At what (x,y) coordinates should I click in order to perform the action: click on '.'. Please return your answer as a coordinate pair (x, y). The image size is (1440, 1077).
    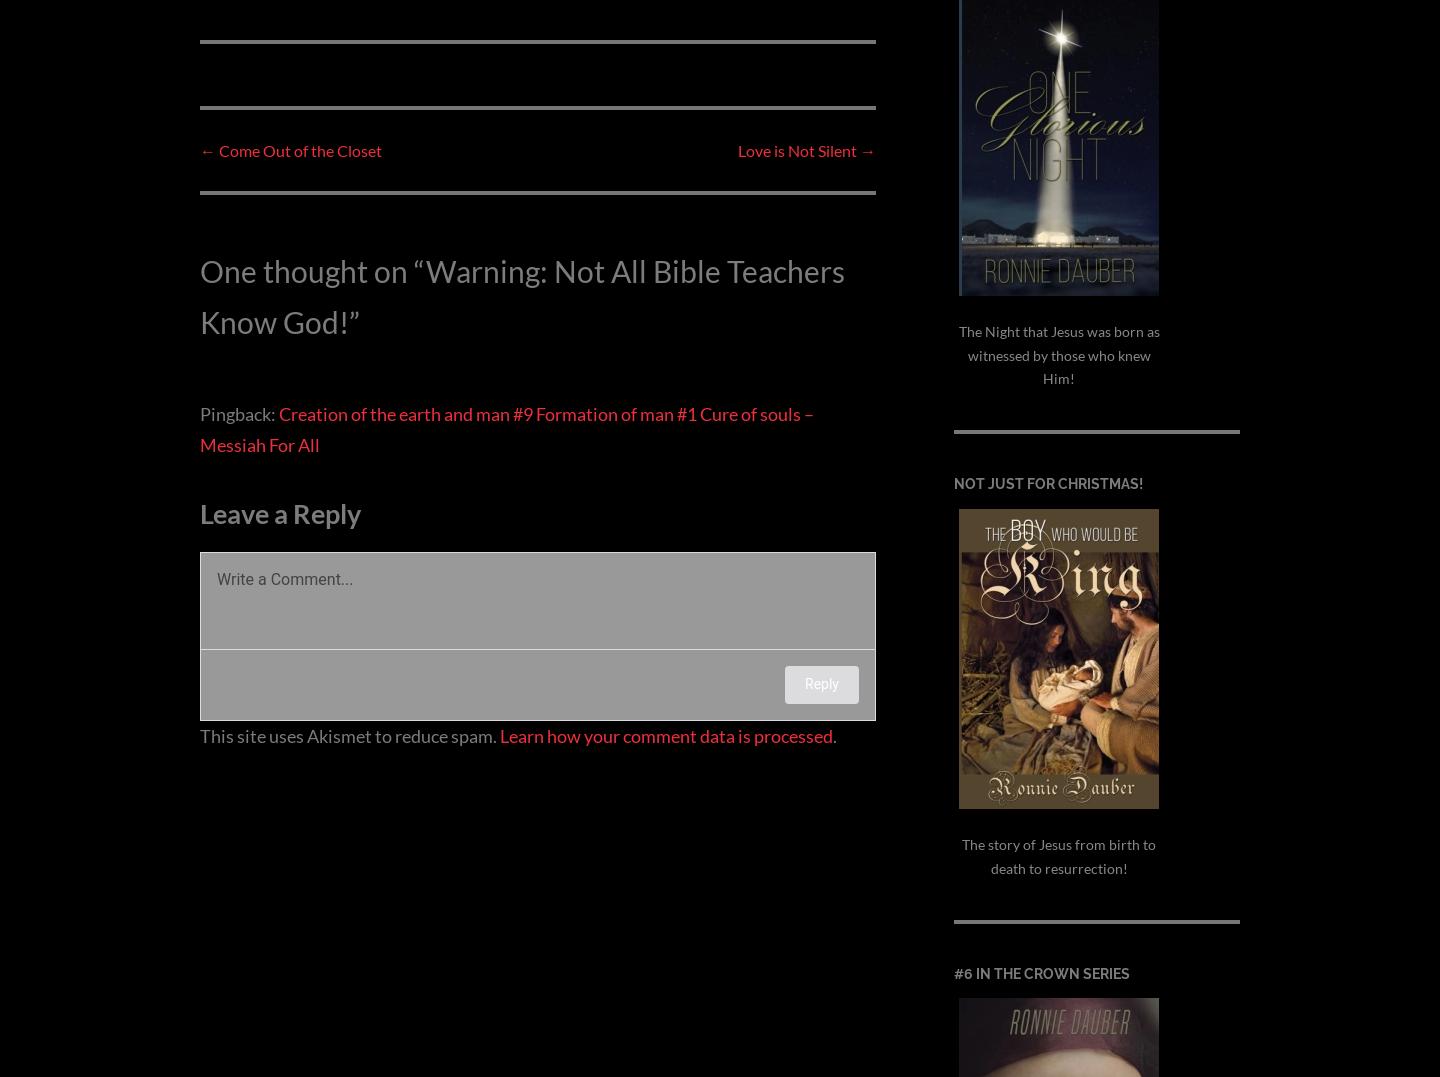
    Looking at the image, I should click on (835, 735).